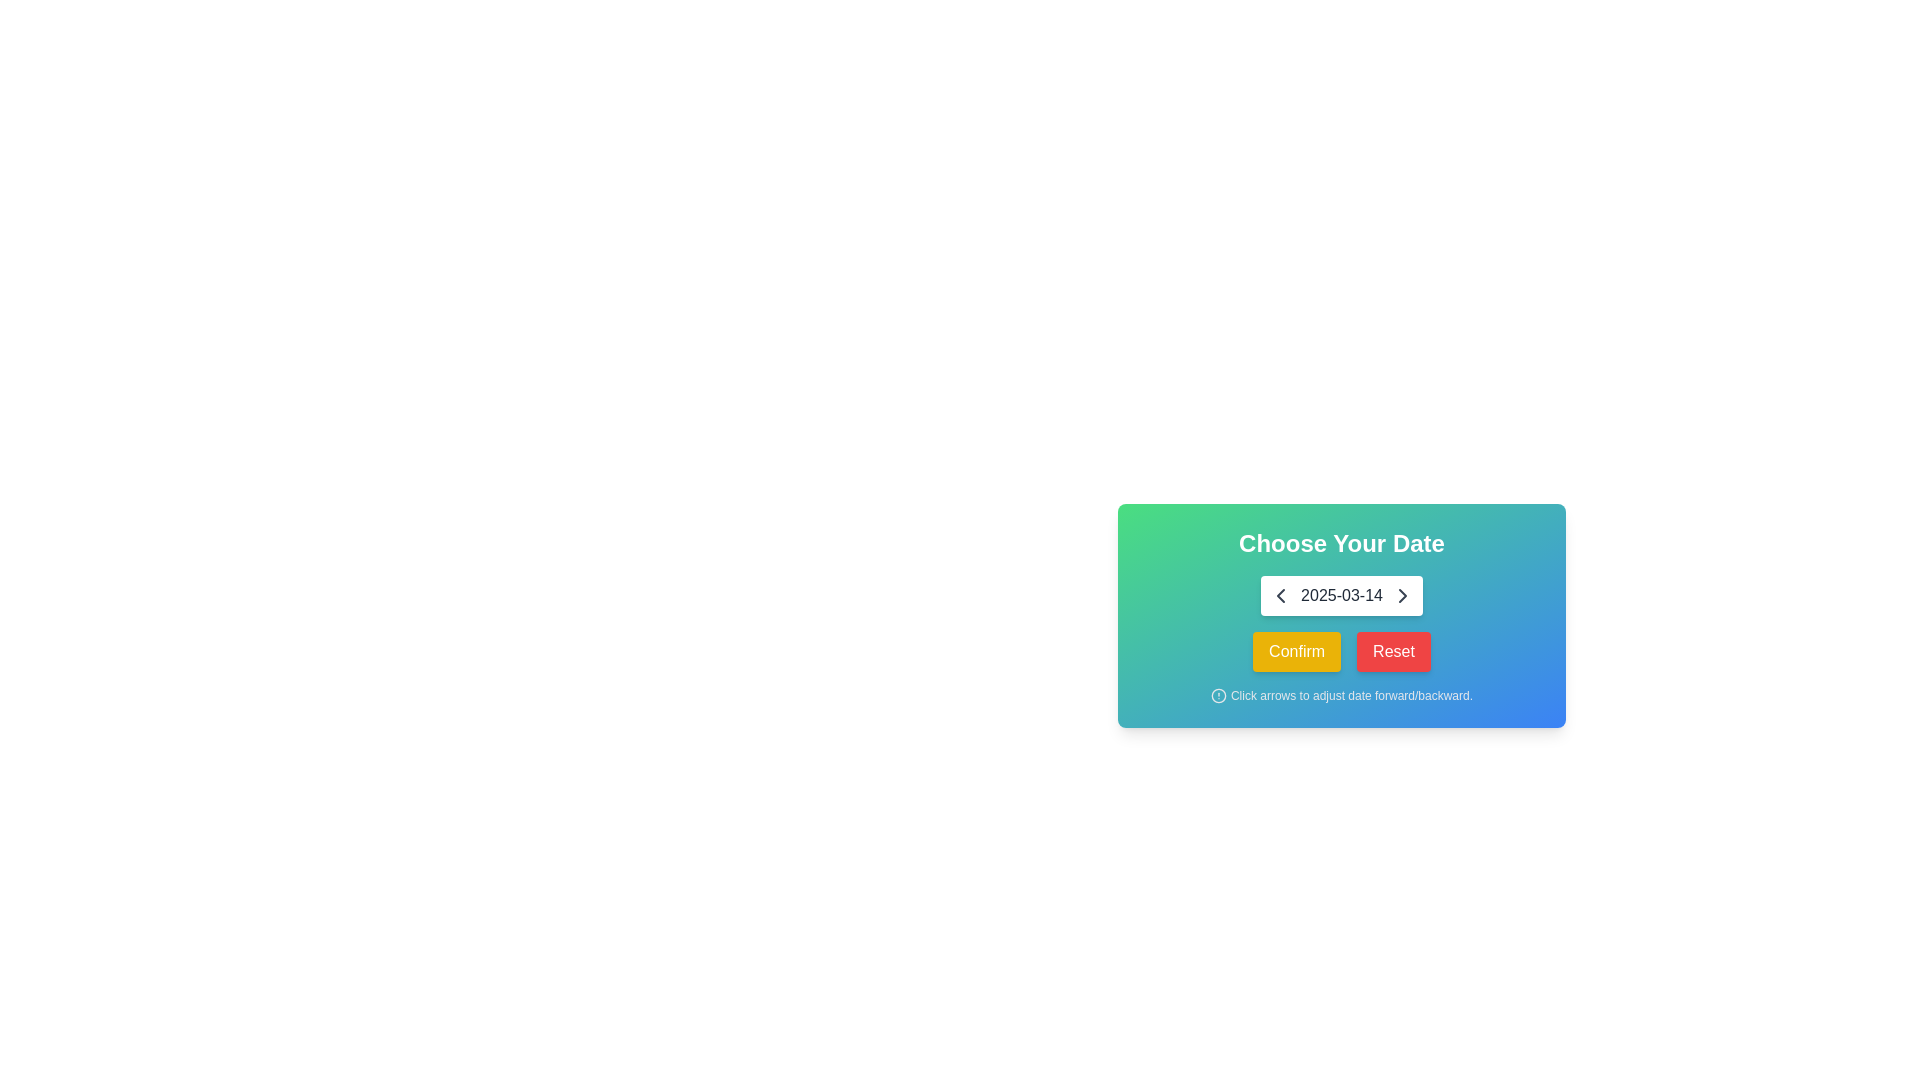 This screenshot has height=1080, width=1920. What do you see at coordinates (1281, 595) in the screenshot?
I see `the Interactive button with an arrow icon used for navigating to a previous date in the 'Choose Your Date' dialog box to observe hover effects` at bounding box center [1281, 595].